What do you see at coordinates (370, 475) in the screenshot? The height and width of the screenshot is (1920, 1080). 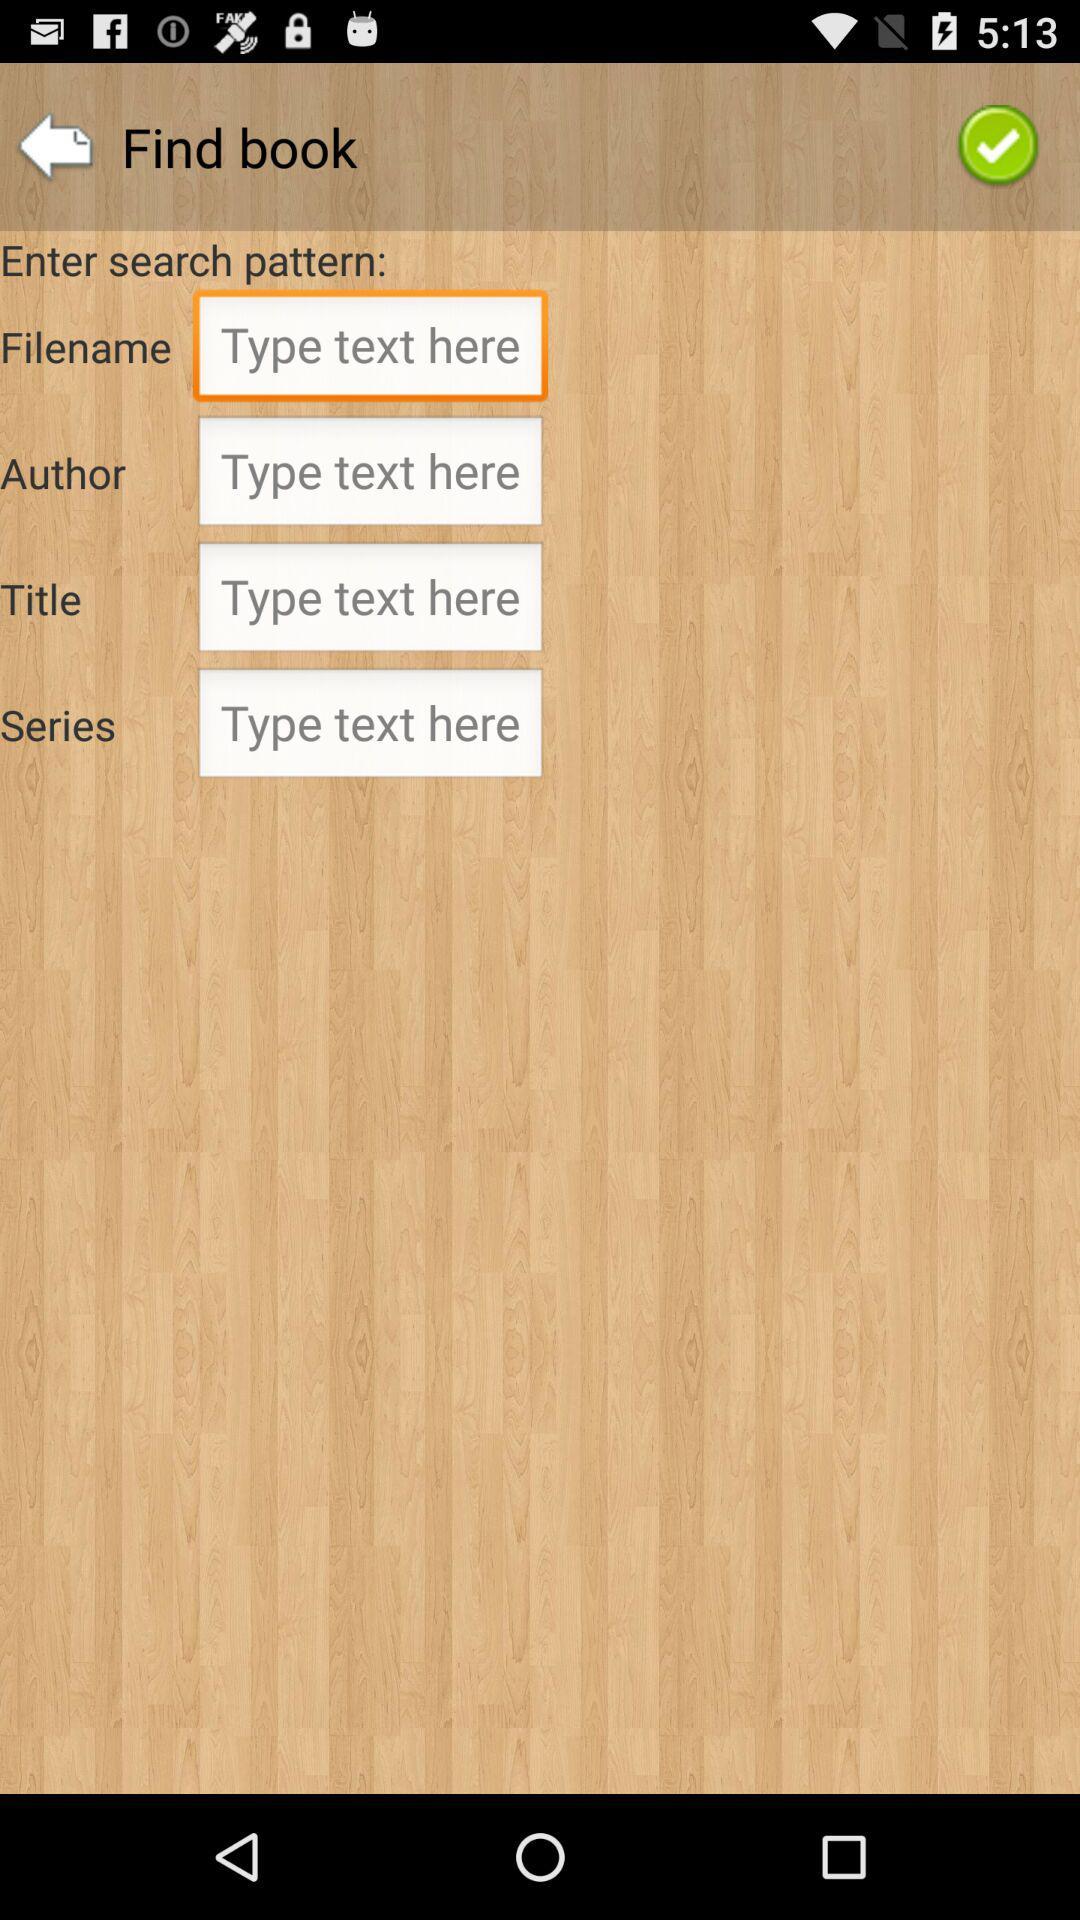 I see `into the box` at bounding box center [370, 475].